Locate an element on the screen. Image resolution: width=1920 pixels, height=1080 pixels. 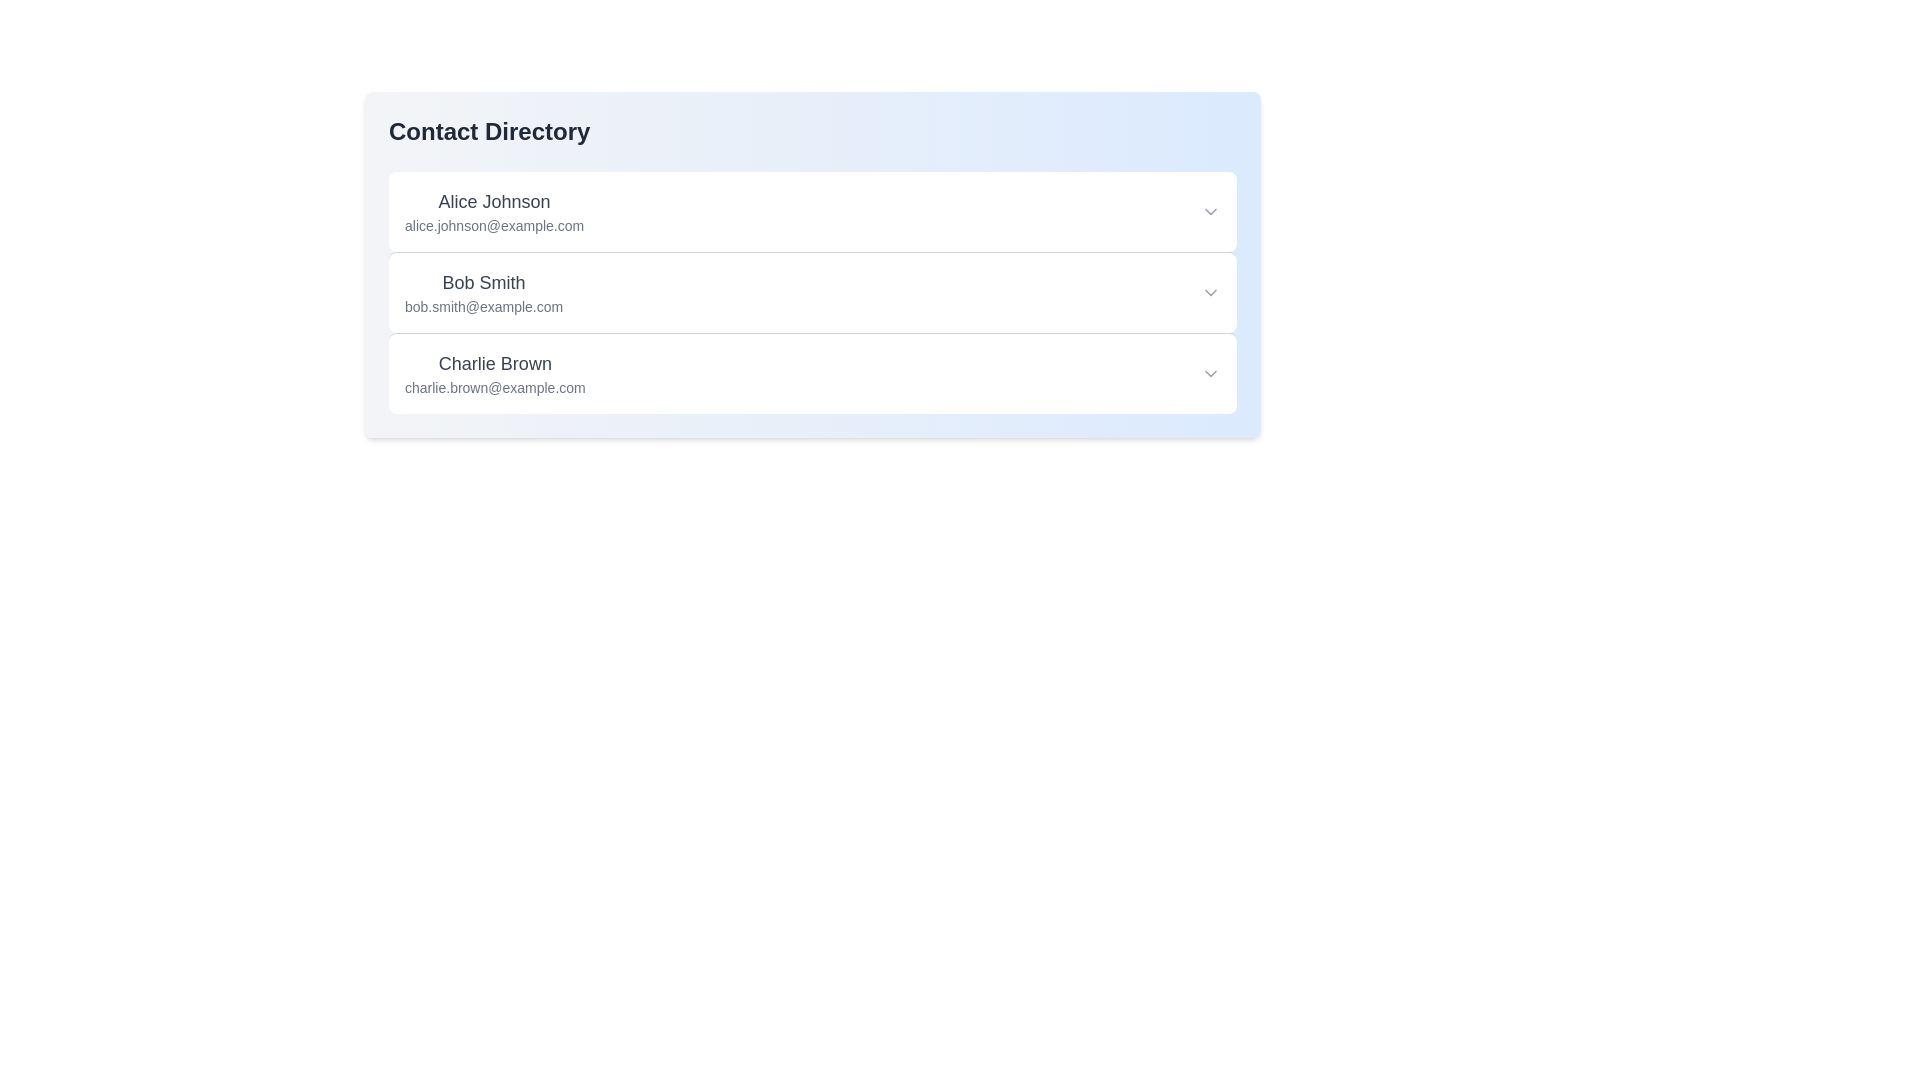
the gray chevron-shaped arrow icon located at the far-right end of the user details row is located at coordinates (1209, 212).